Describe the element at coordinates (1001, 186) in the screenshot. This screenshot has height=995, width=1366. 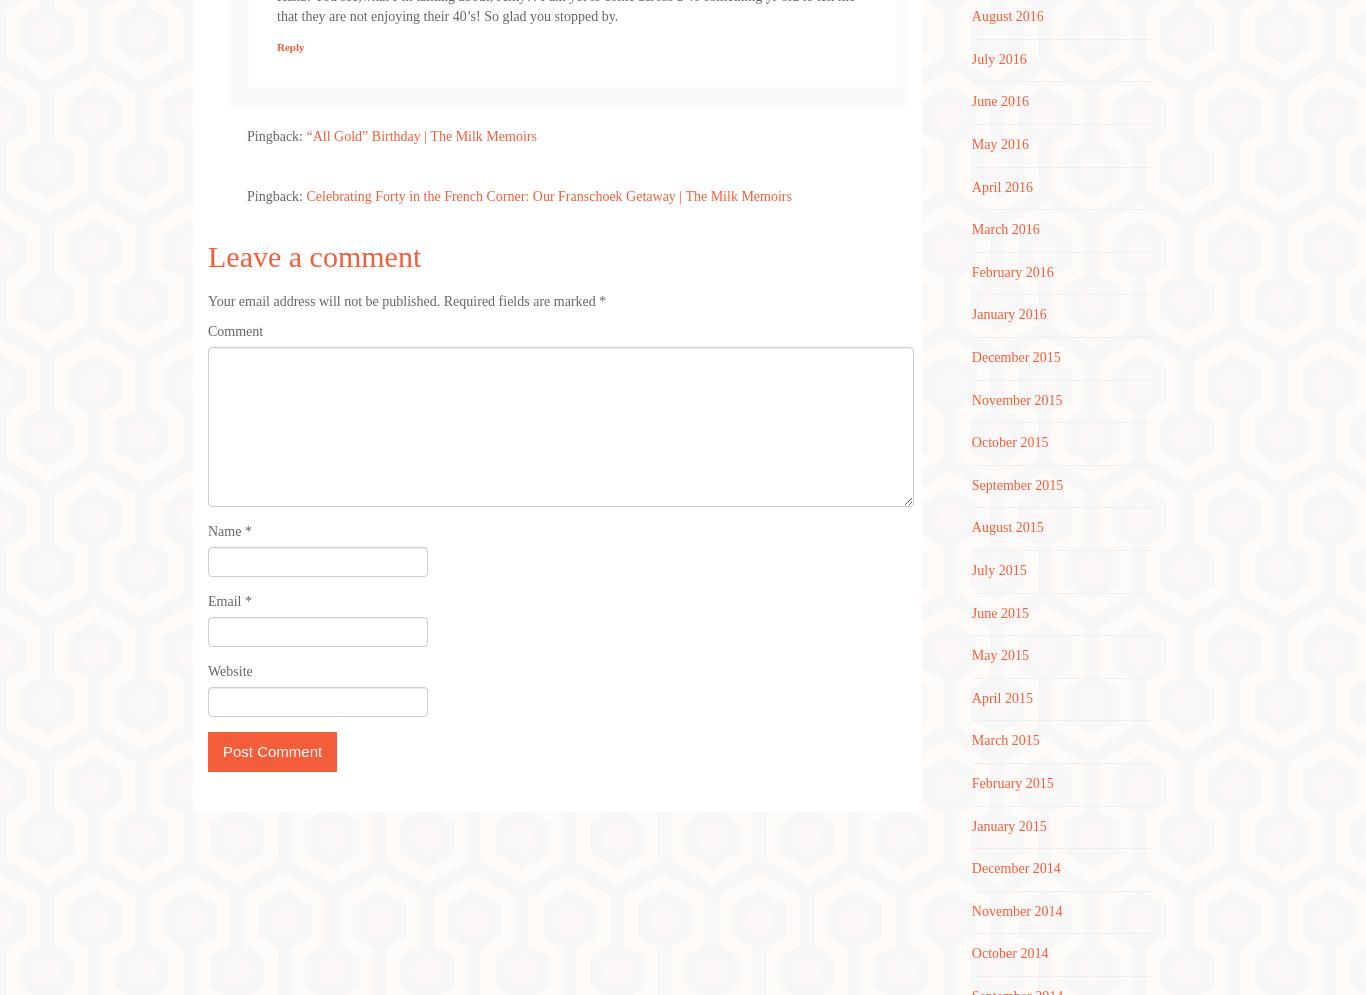
I see `'April 2016'` at that location.